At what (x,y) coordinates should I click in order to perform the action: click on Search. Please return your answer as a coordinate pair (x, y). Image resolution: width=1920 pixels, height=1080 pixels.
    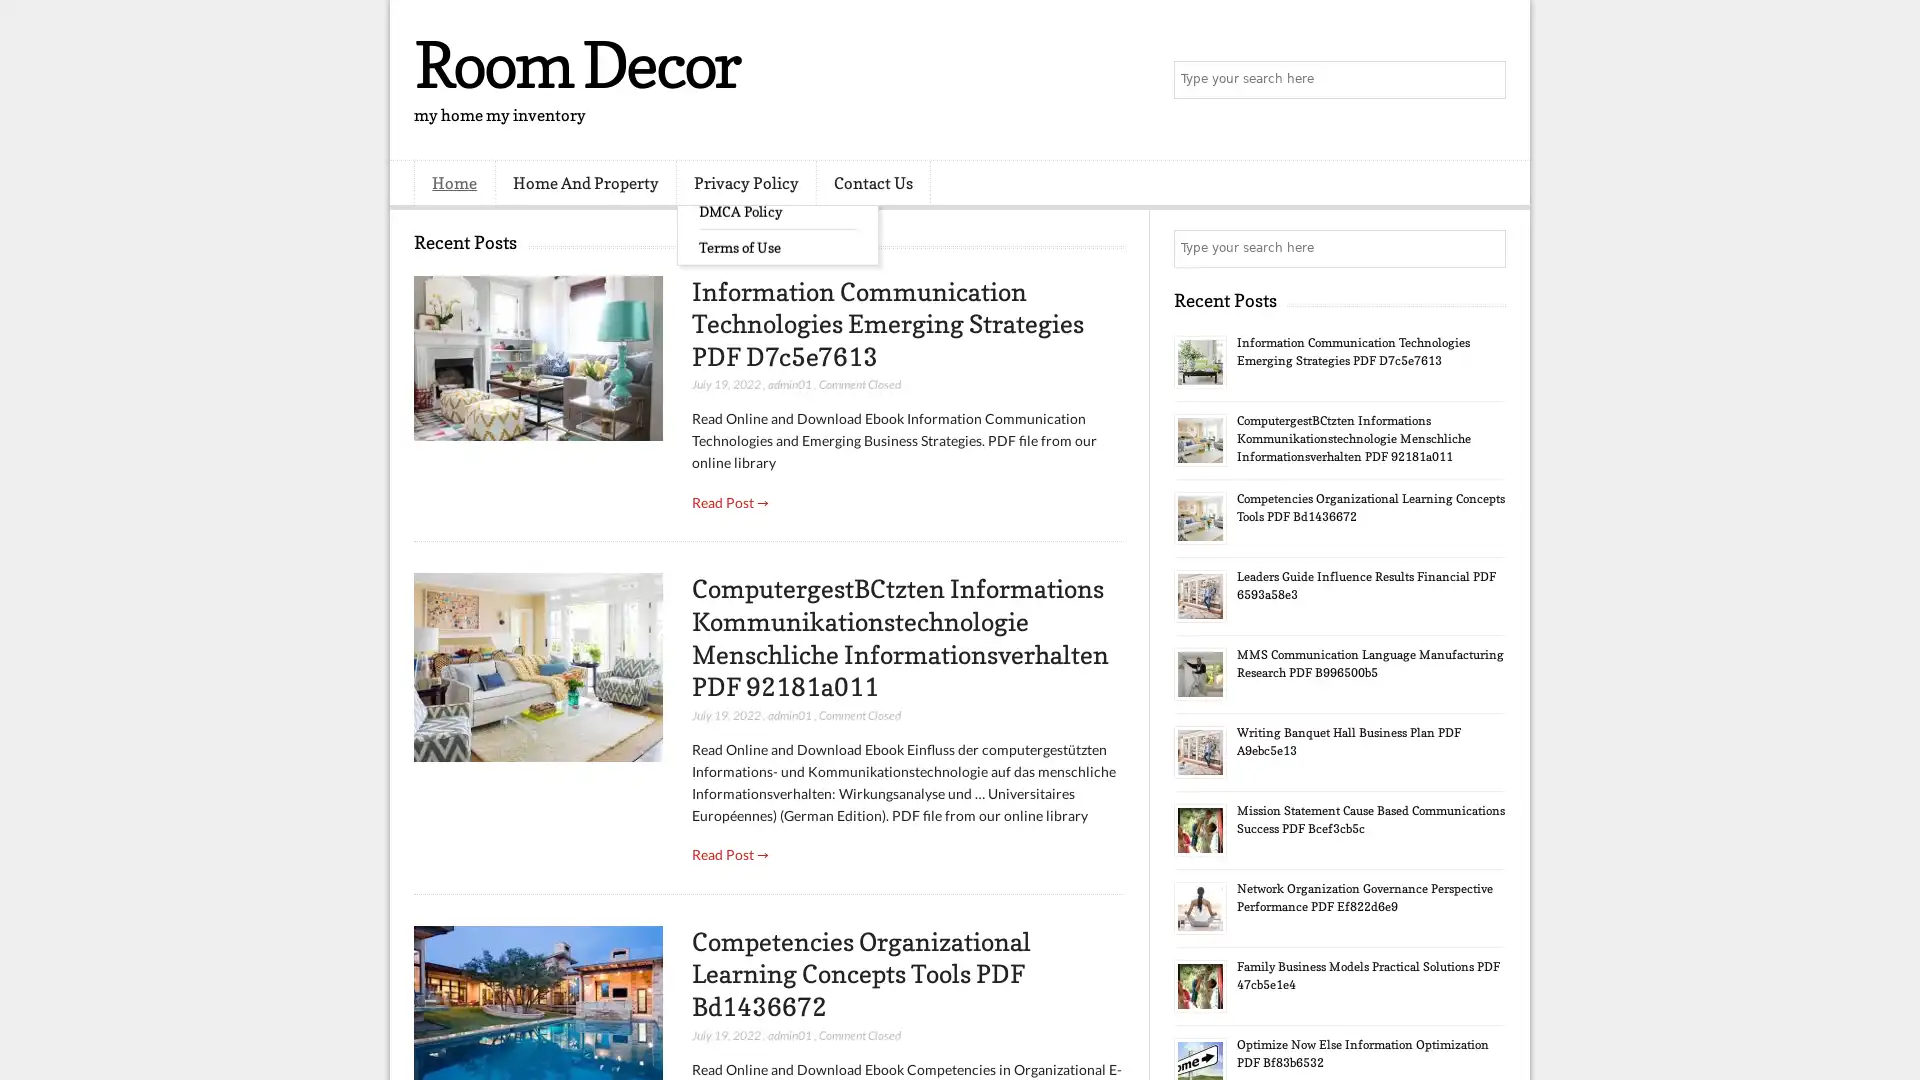
    Looking at the image, I should click on (1485, 80).